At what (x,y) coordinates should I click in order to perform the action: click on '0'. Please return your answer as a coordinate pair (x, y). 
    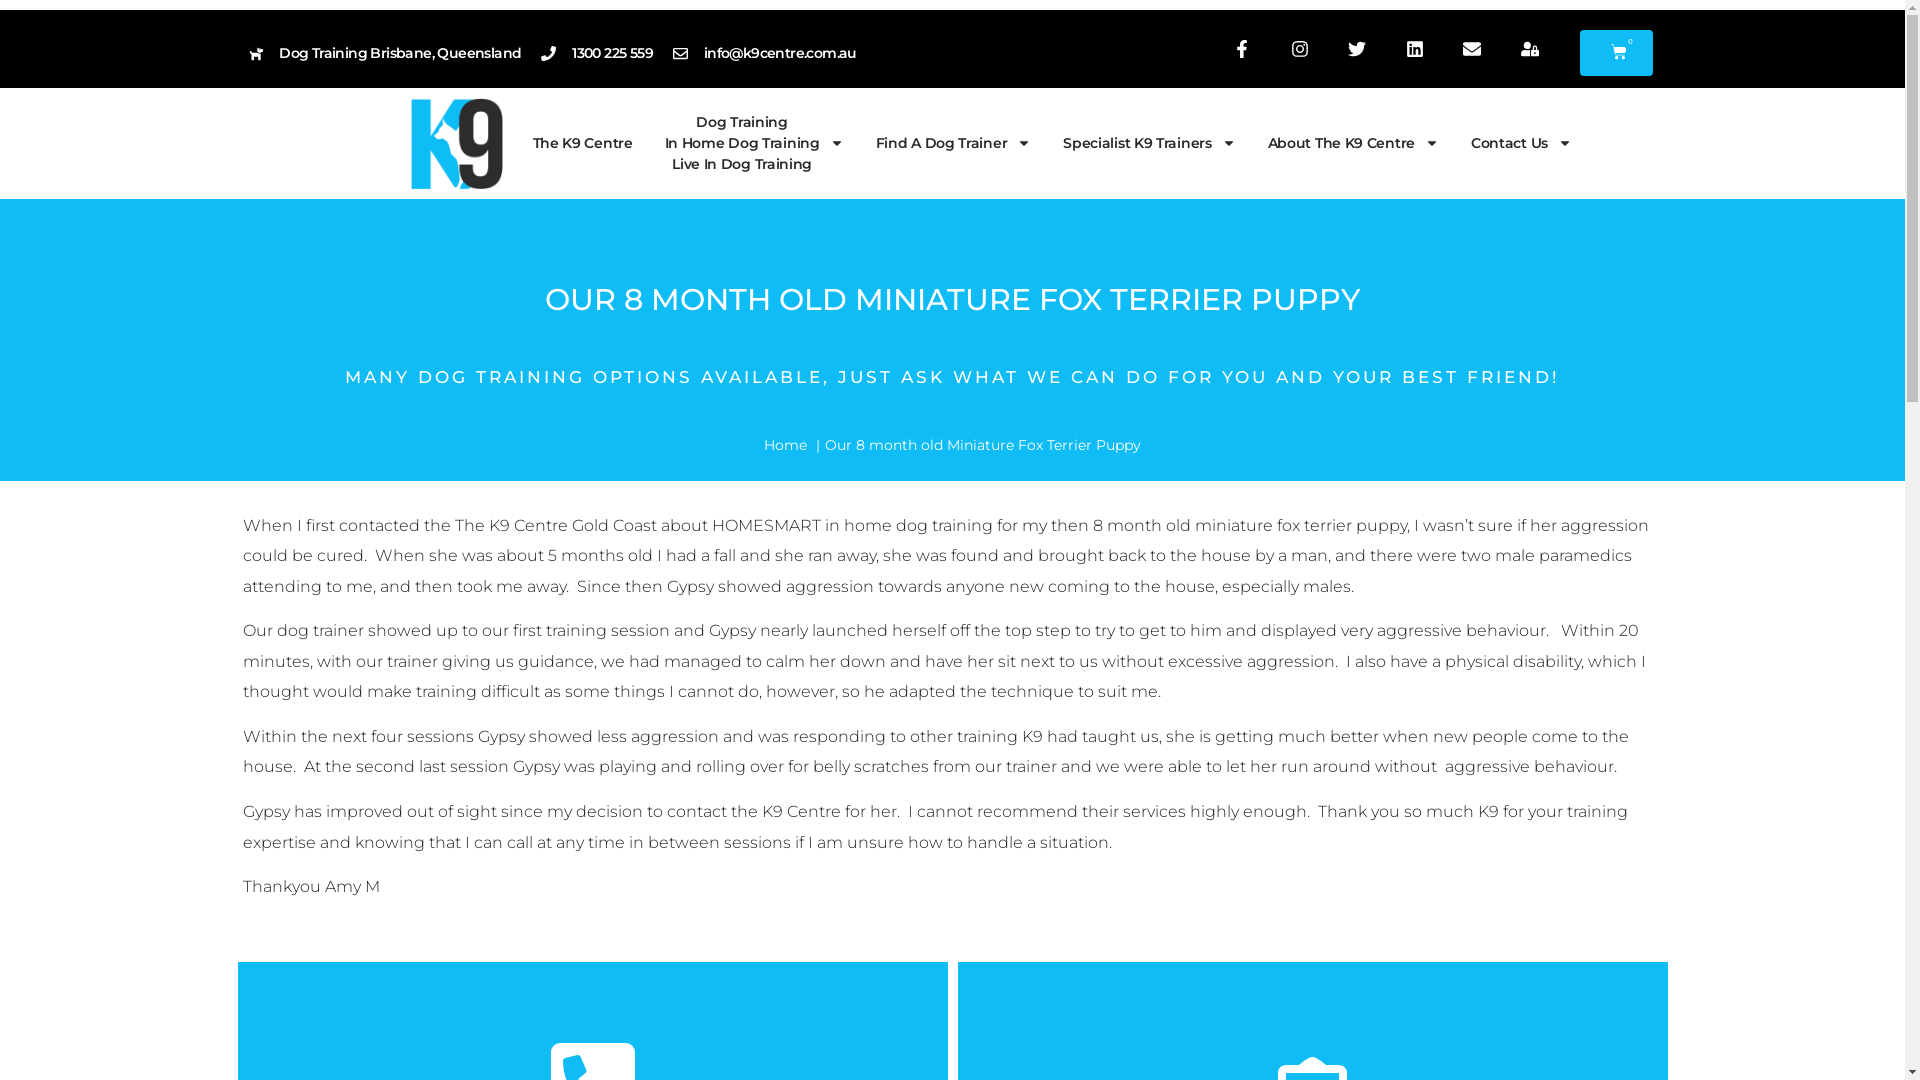
    Looking at the image, I should click on (1616, 52).